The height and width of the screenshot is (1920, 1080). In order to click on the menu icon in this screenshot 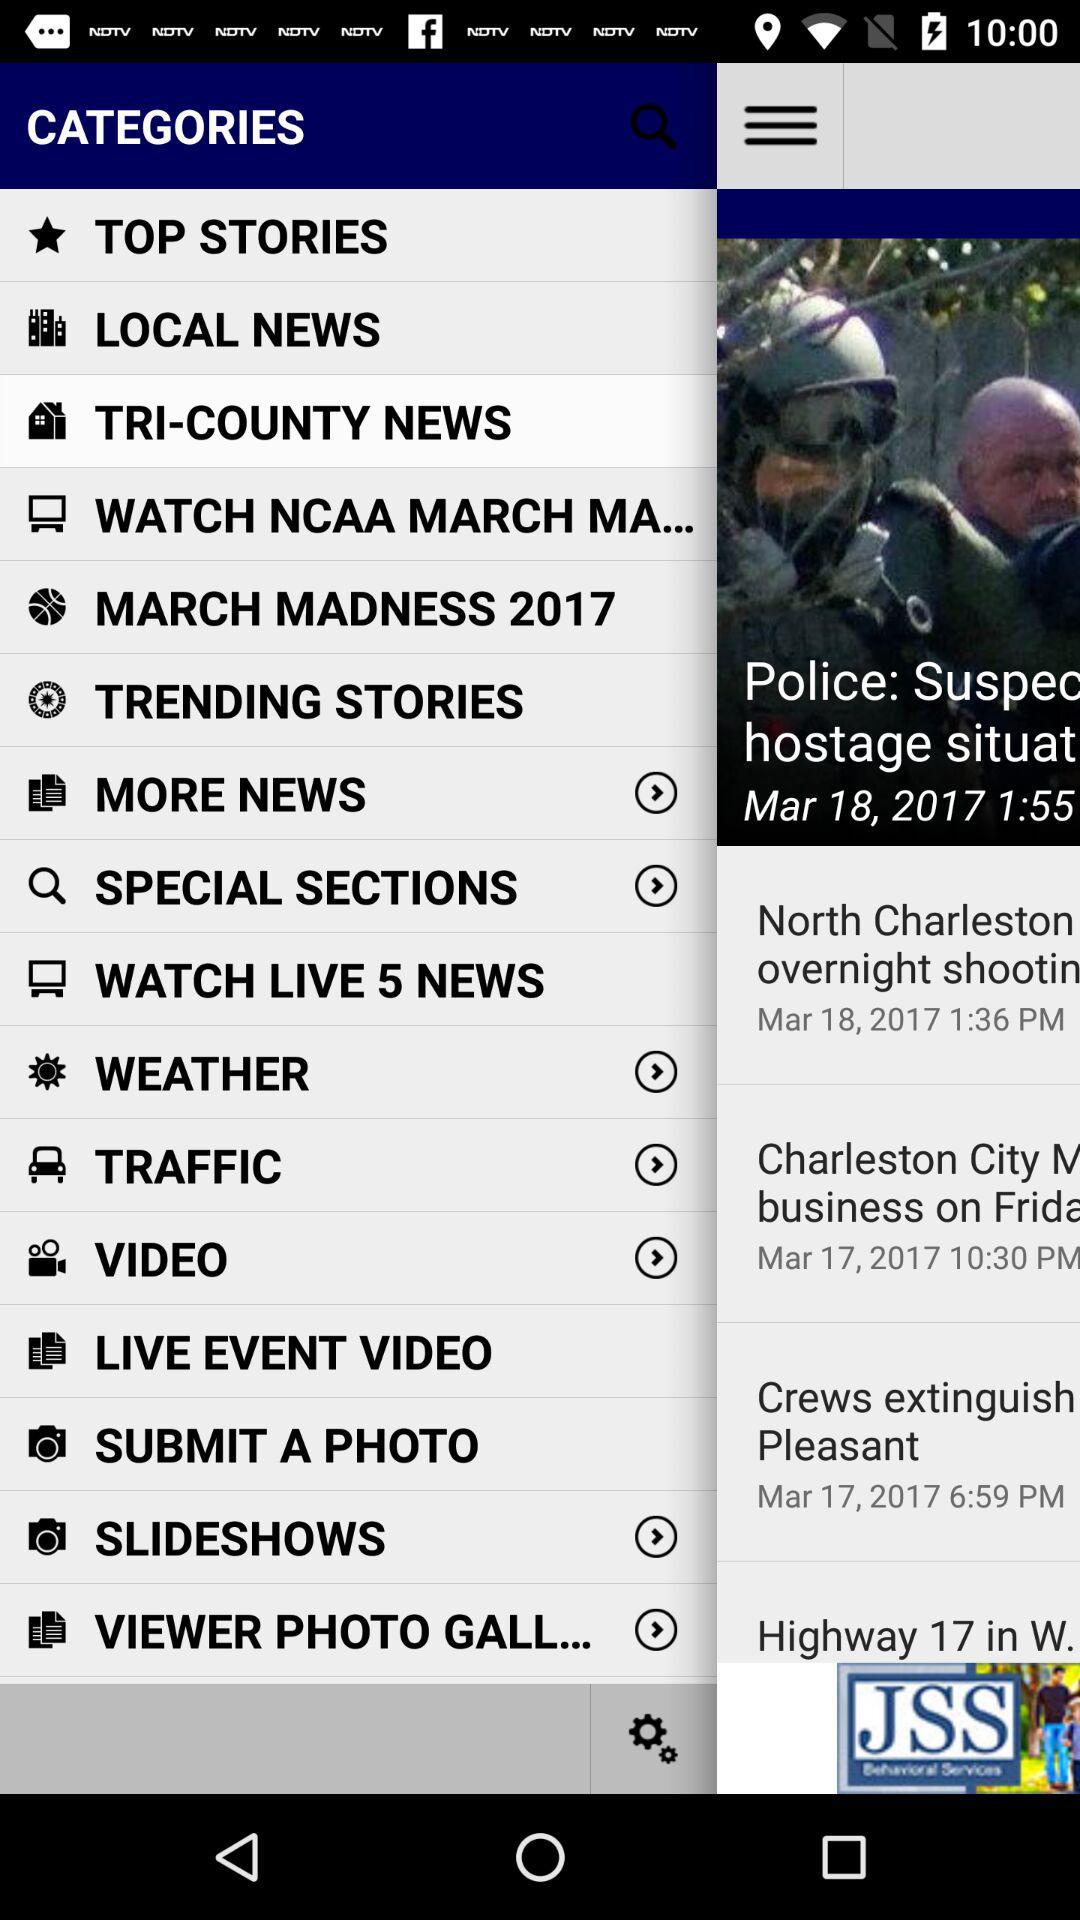, I will do `click(778, 124)`.